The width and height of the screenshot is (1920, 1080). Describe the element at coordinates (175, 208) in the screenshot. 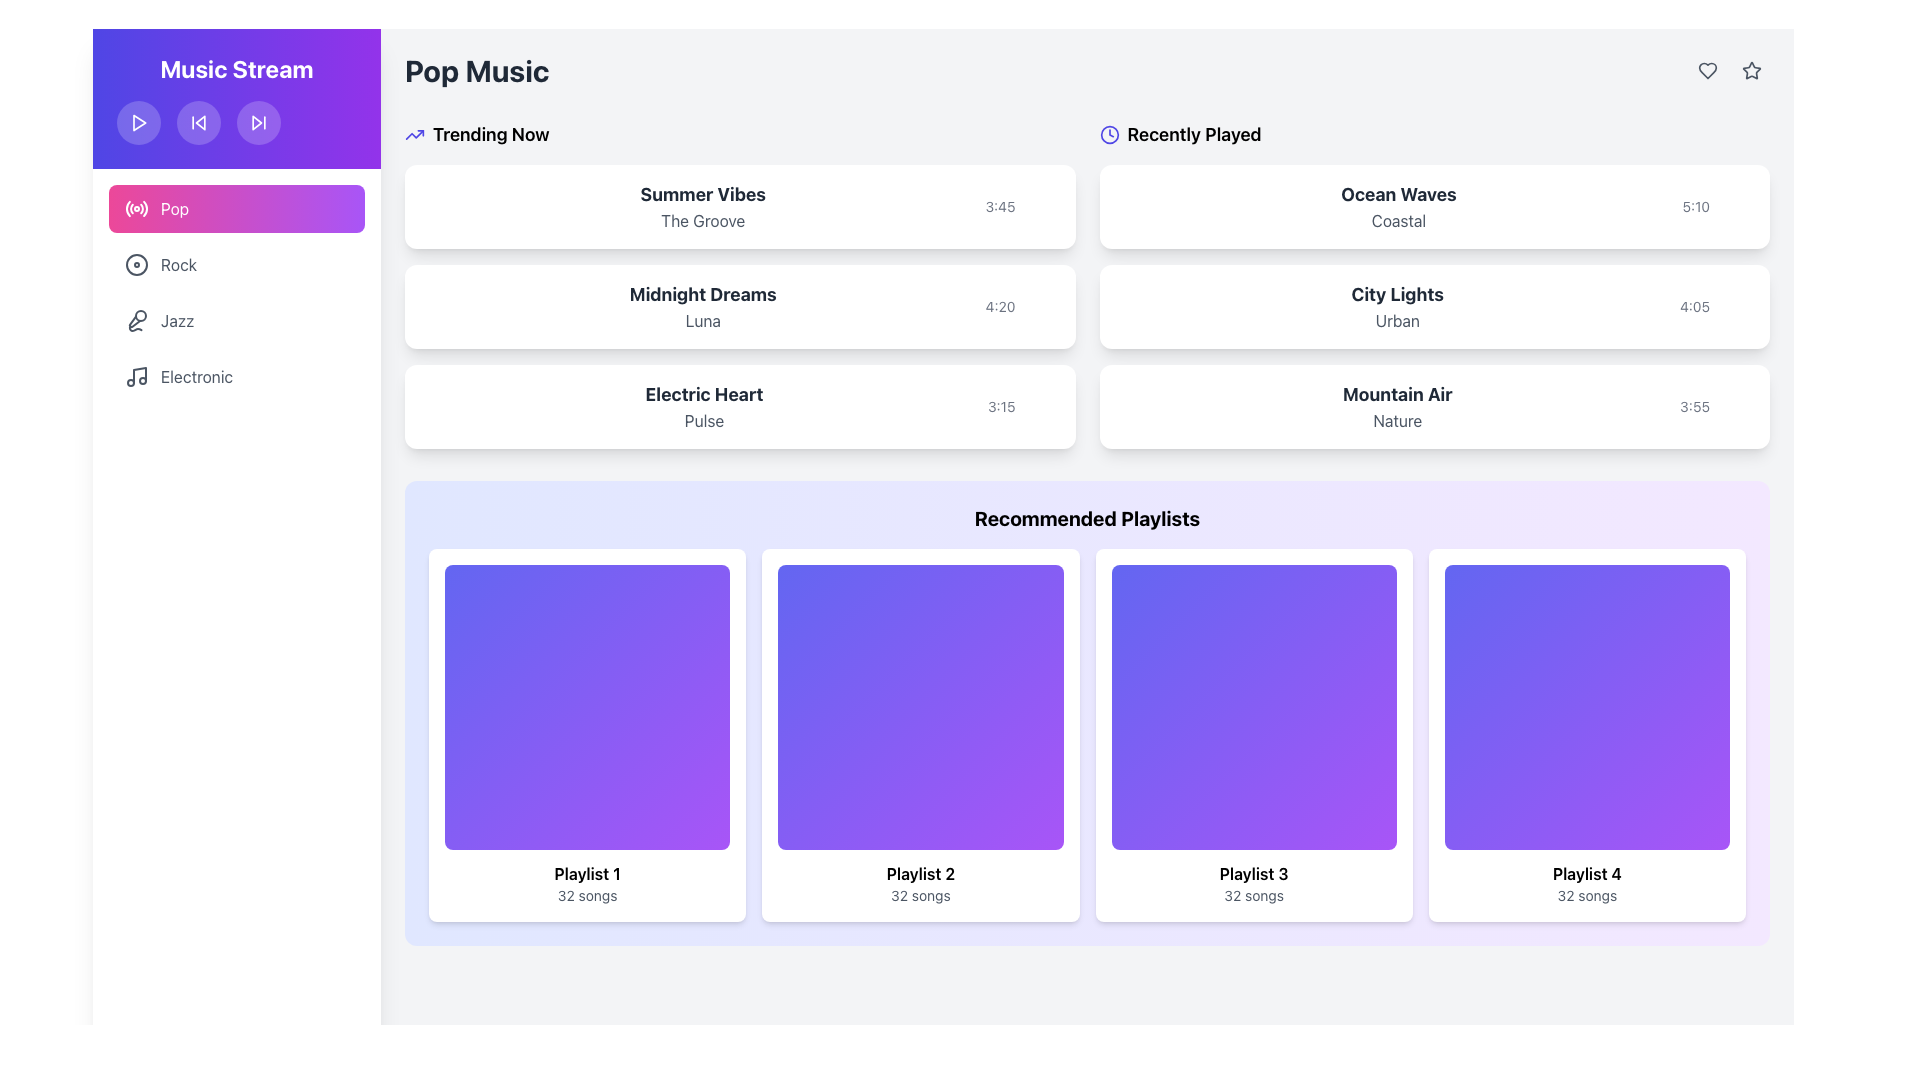

I see `label indicating the selected music genre, 'Pop', located in the left sidebar of the interface, which is part of a vertical navigation menu` at that location.